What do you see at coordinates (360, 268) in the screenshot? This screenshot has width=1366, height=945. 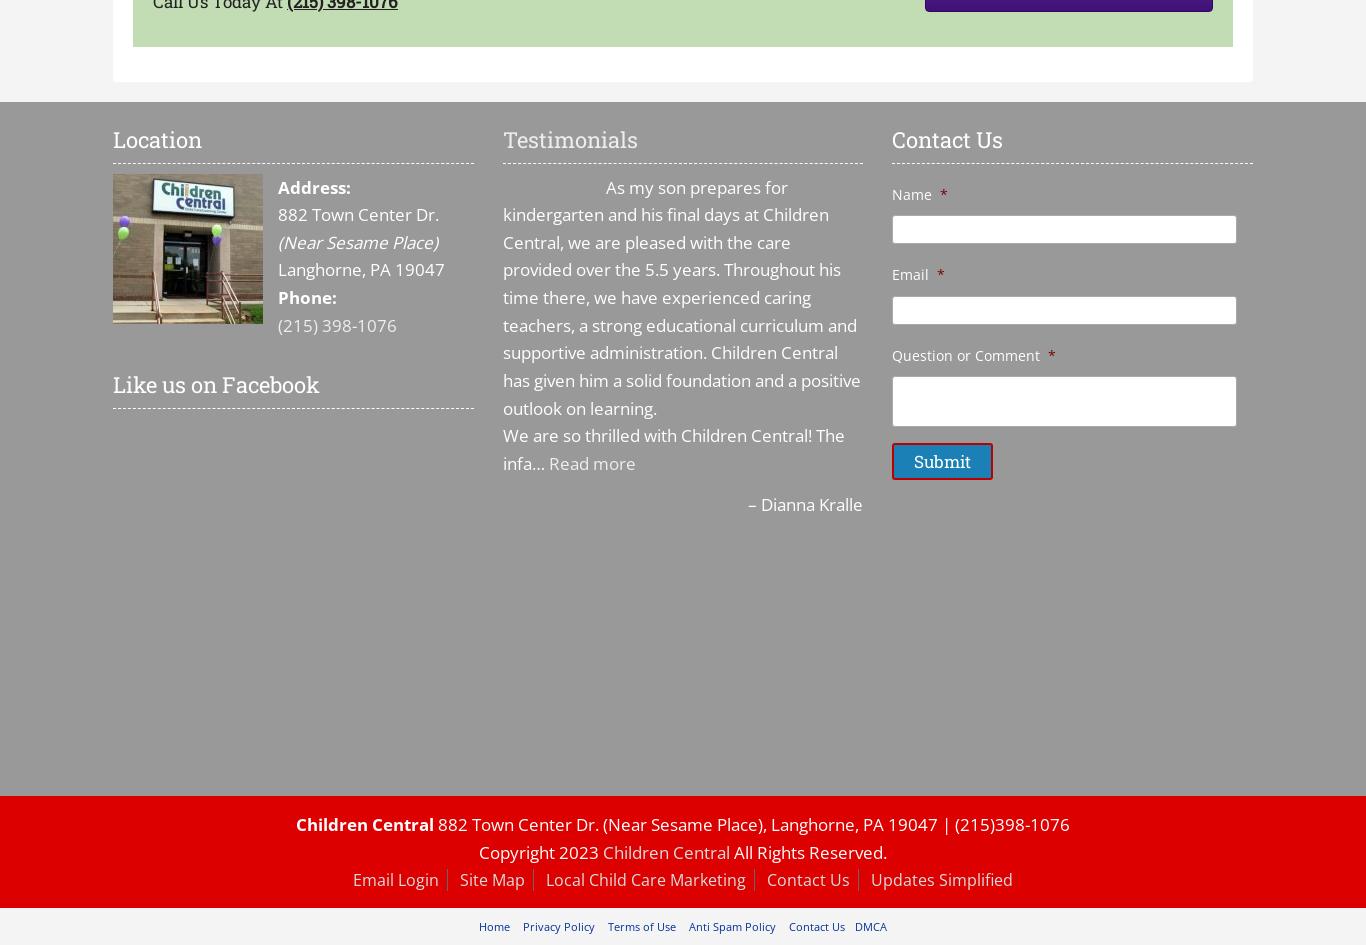 I see `'Langhorne, PA 19047'` at bounding box center [360, 268].